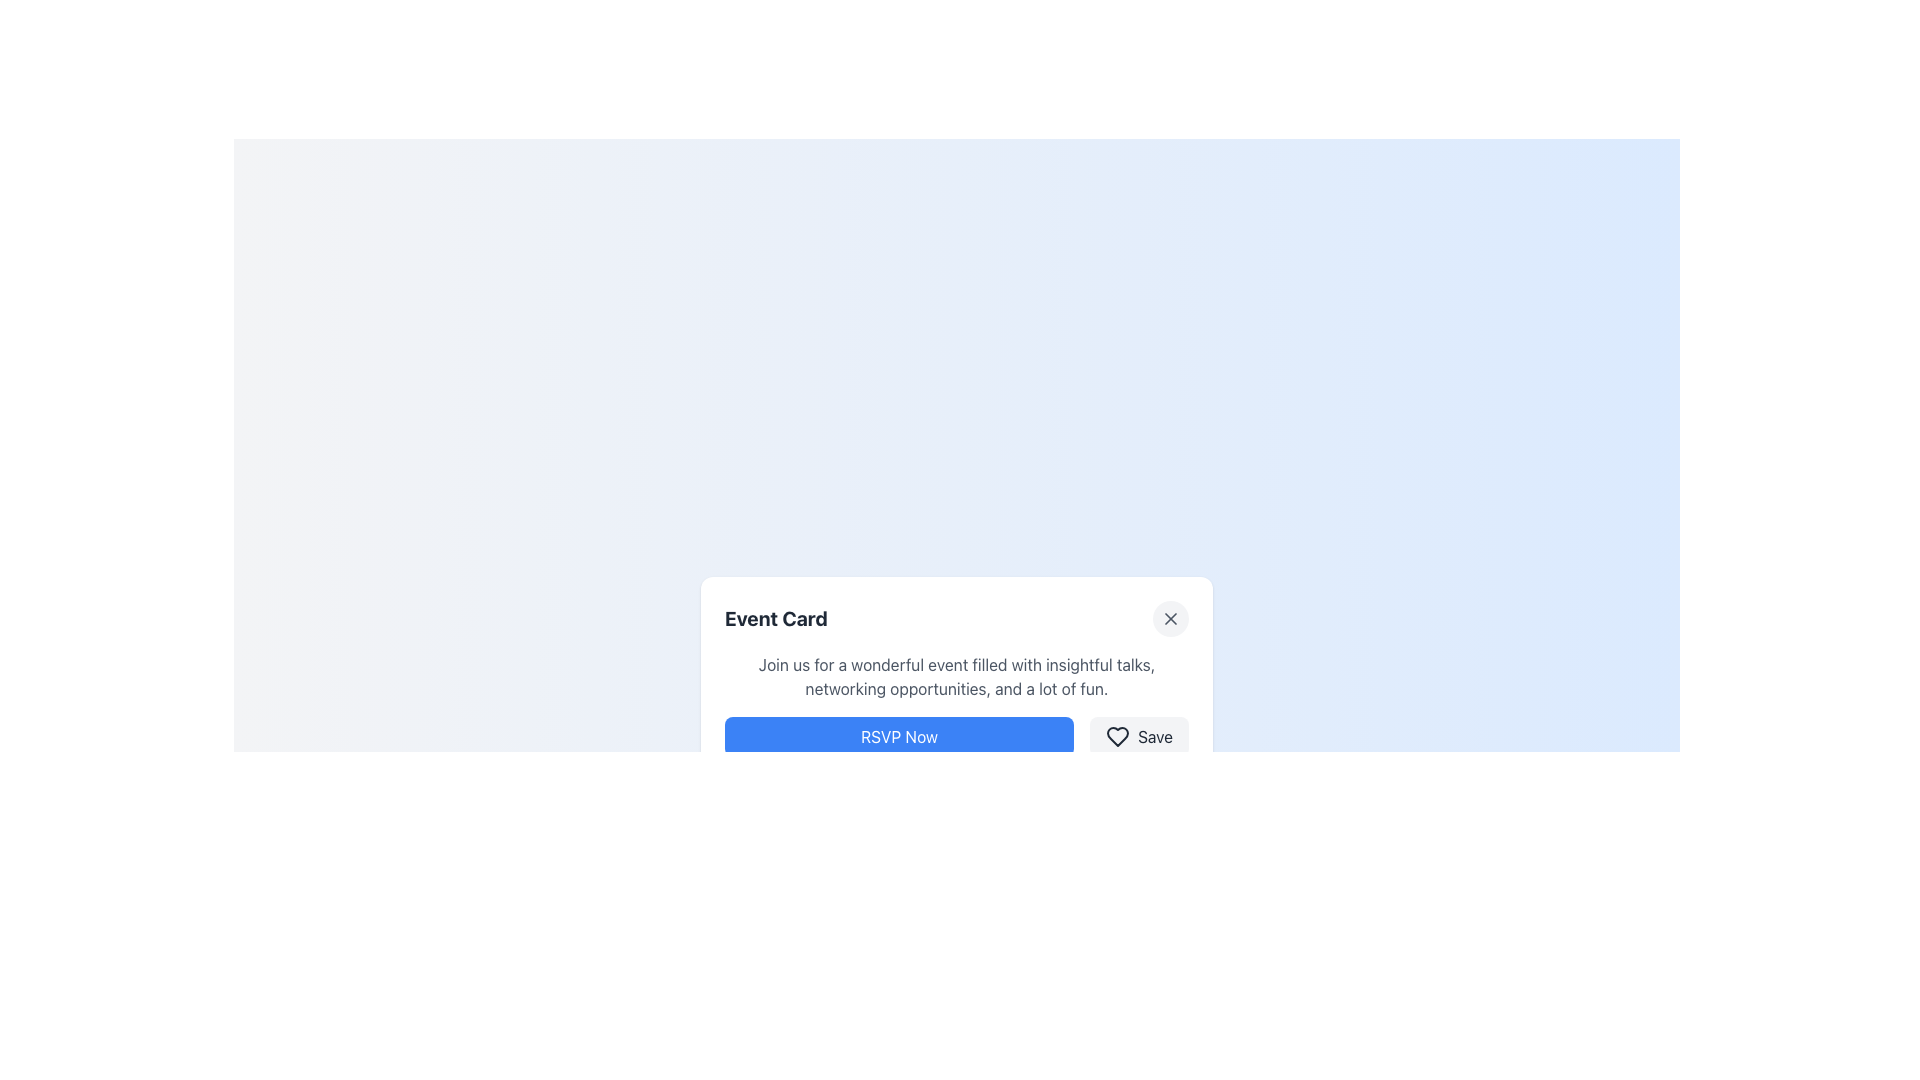  What do you see at coordinates (1171, 617) in the screenshot?
I see `the 'X' icon button used for closing or dismissing an item, which is styled with a cross mark and is located in the top-right corner of the 'Event Card.'` at bounding box center [1171, 617].